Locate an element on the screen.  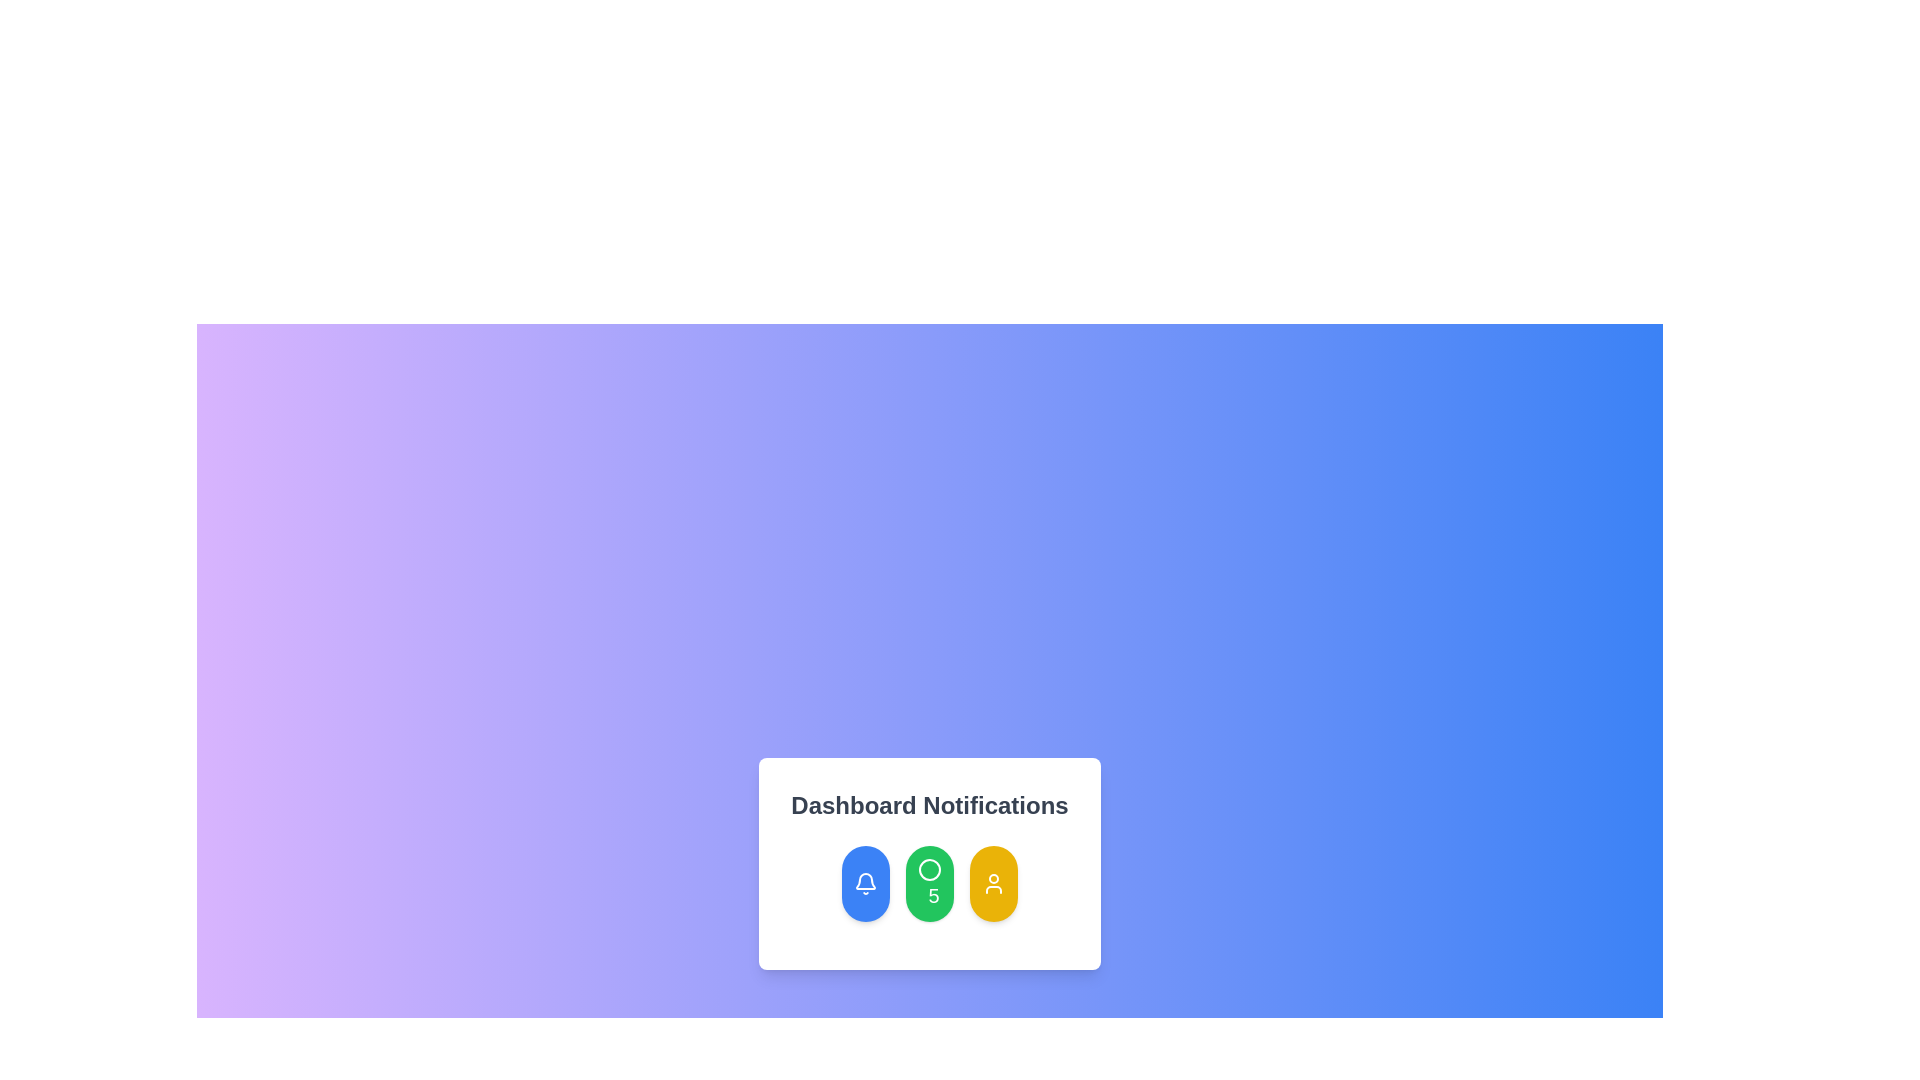
the decorative SVG graphic element within the green circular button located below 'Dashboard Notifications', positioned between a blue button and a yellow button is located at coordinates (929, 869).